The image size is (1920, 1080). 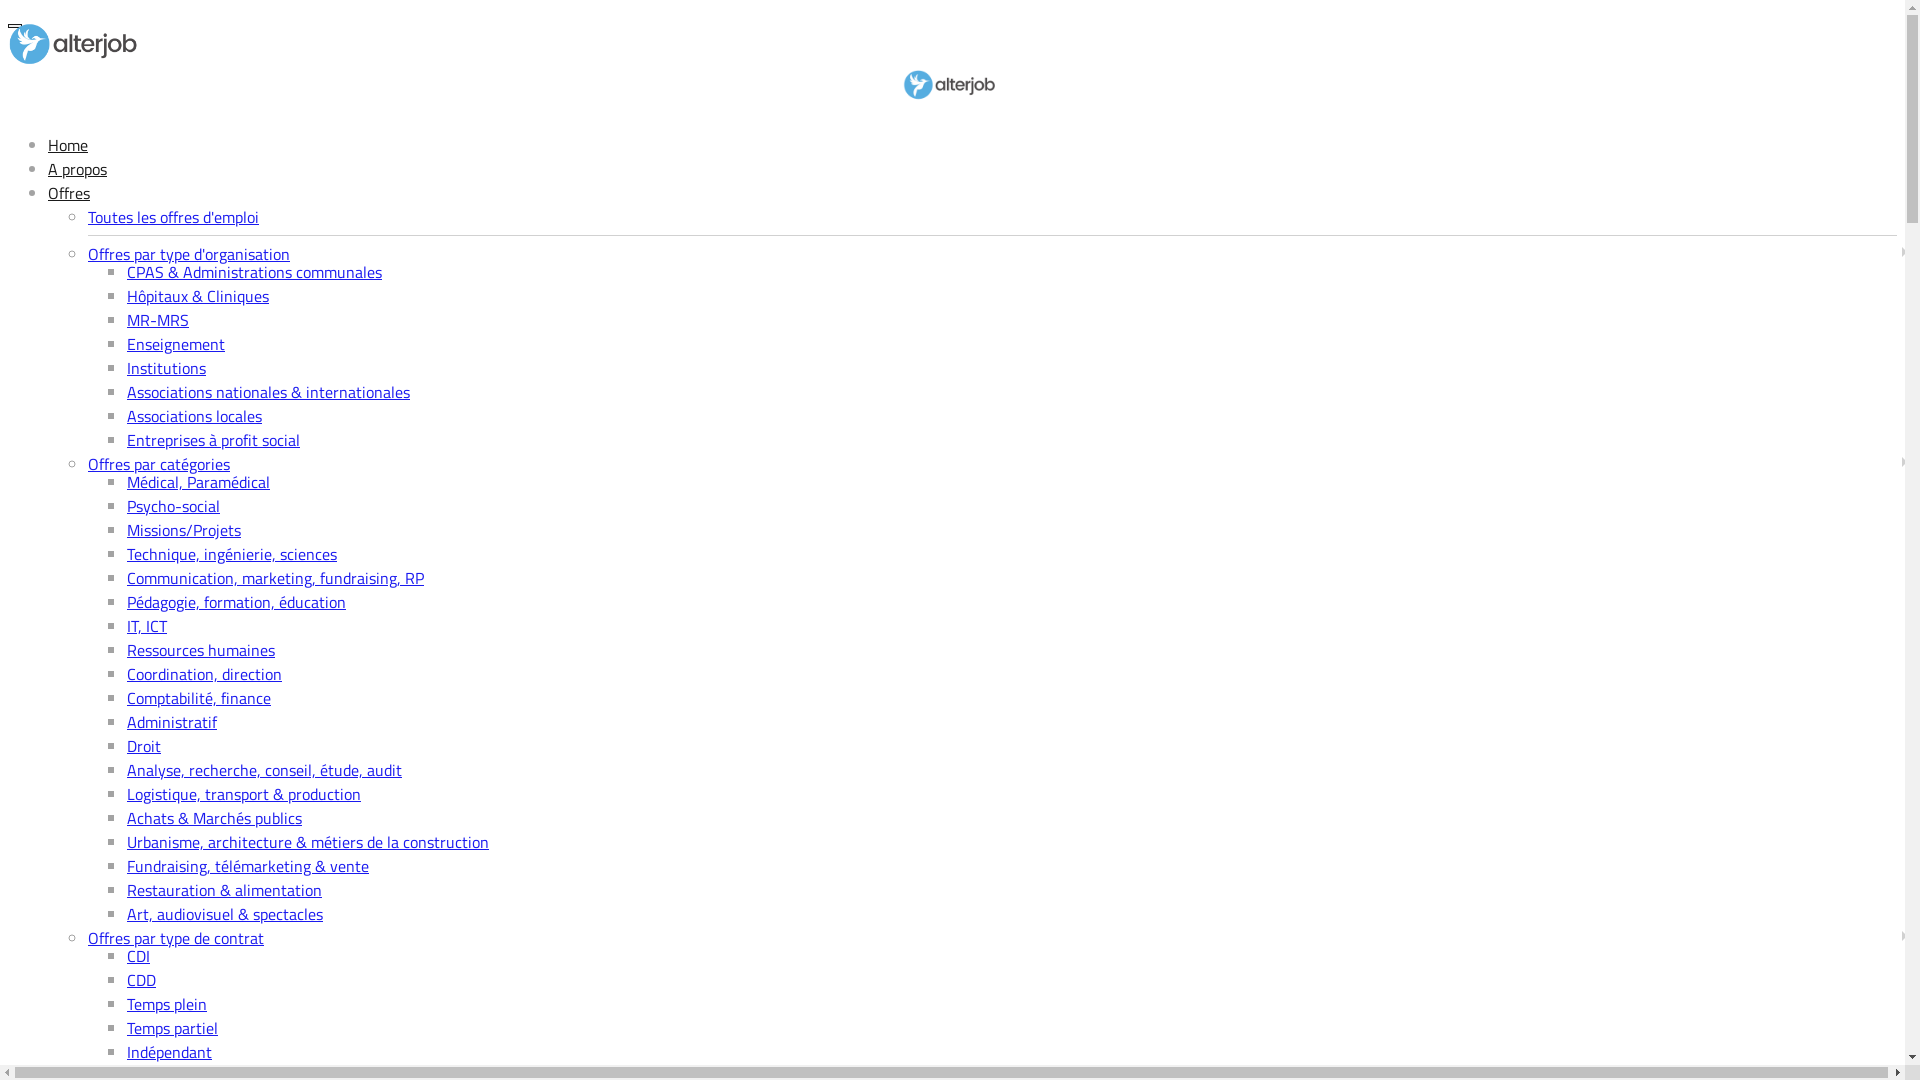 What do you see at coordinates (243, 793) in the screenshot?
I see `'Logistique, transport & production'` at bounding box center [243, 793].